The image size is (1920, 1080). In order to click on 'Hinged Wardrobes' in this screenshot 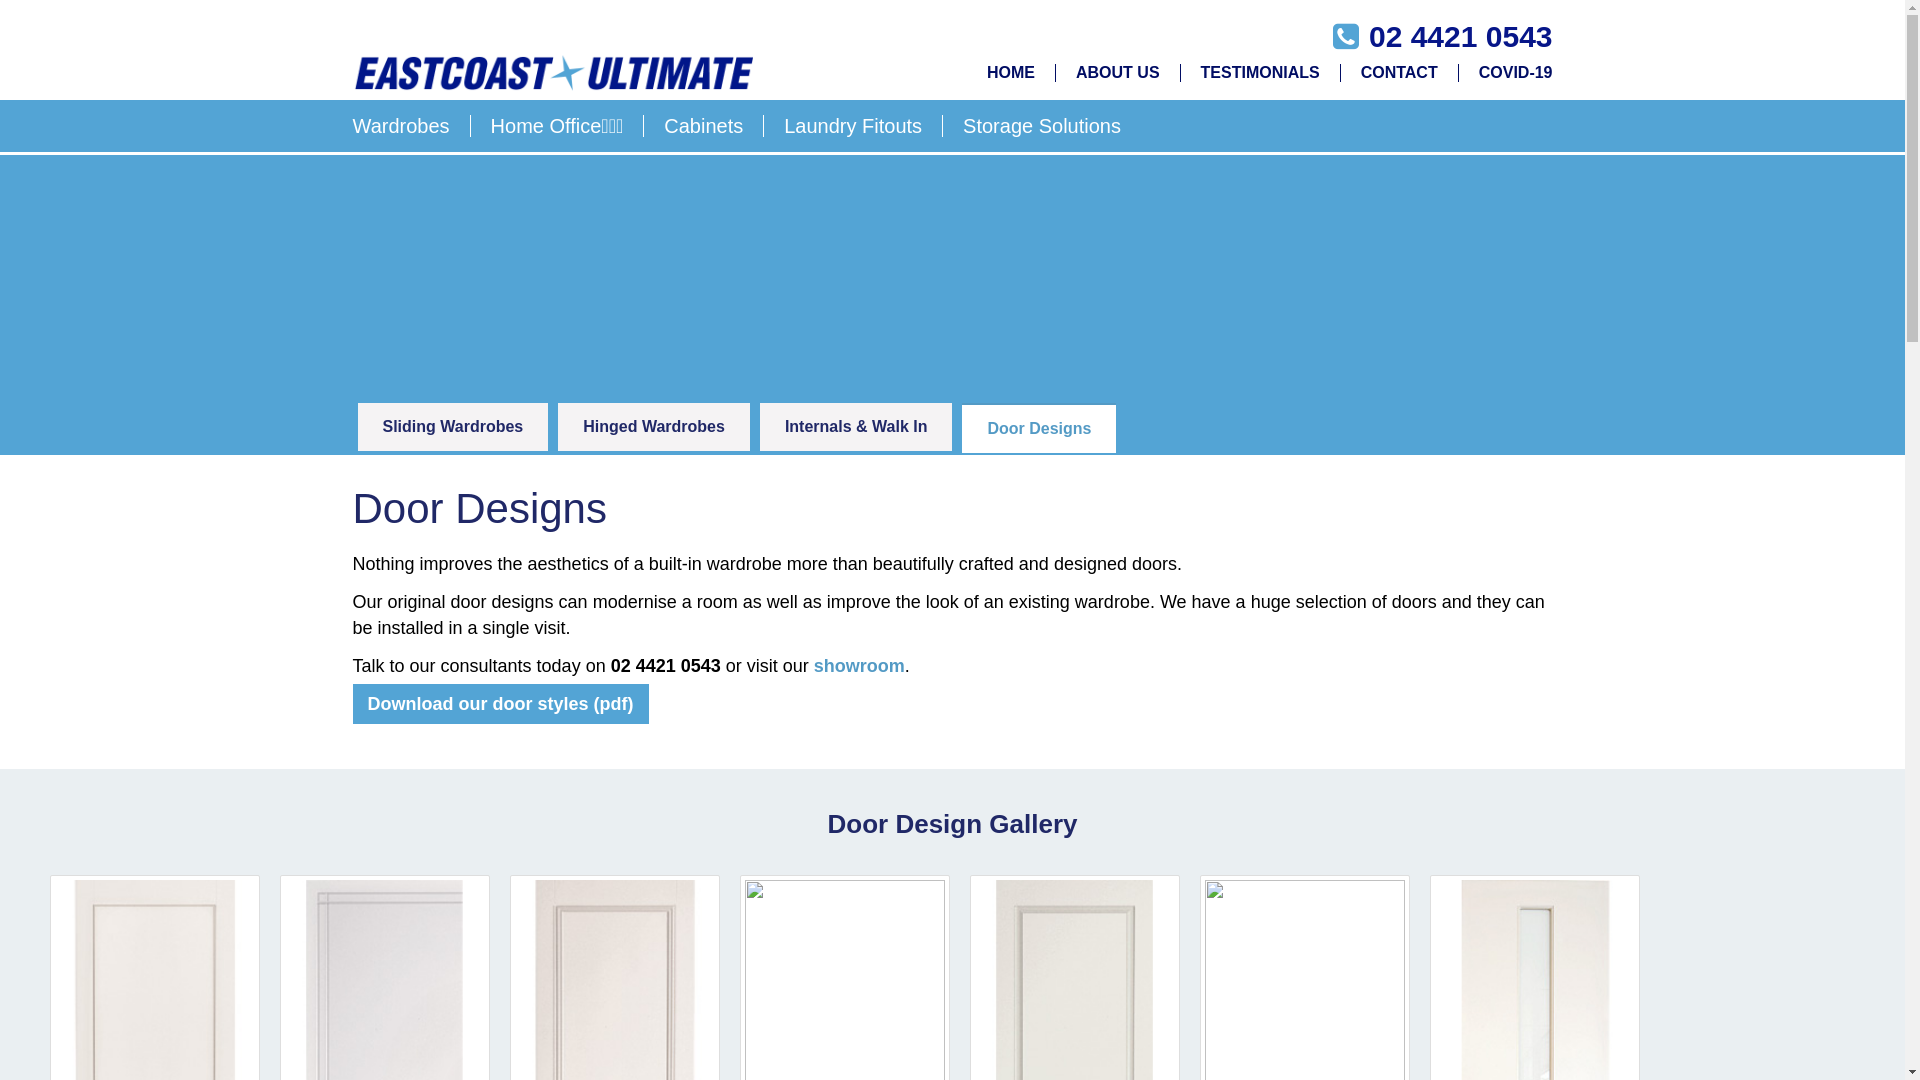, I will do `click(653, 426)`.